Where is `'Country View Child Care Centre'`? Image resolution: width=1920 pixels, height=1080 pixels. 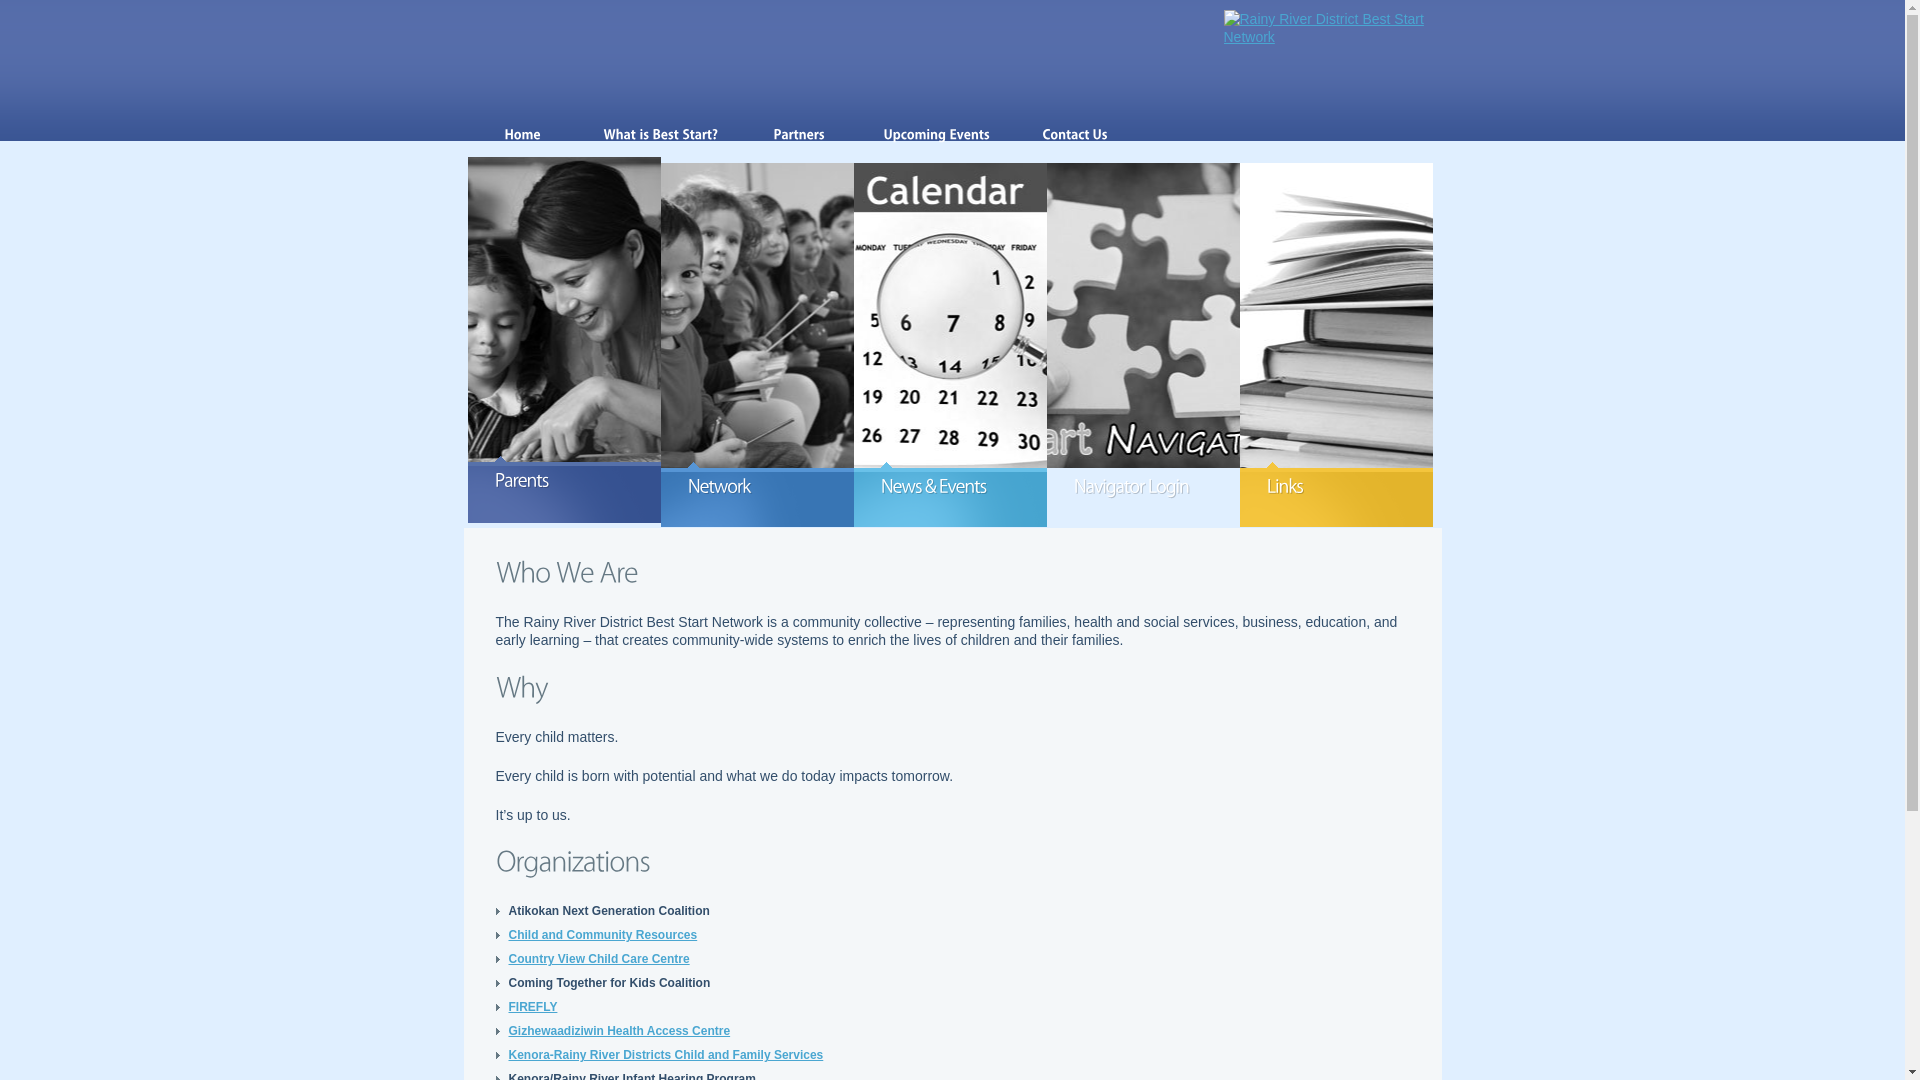
'Country View Child Care Centre' is located at coordinates (508, 958).